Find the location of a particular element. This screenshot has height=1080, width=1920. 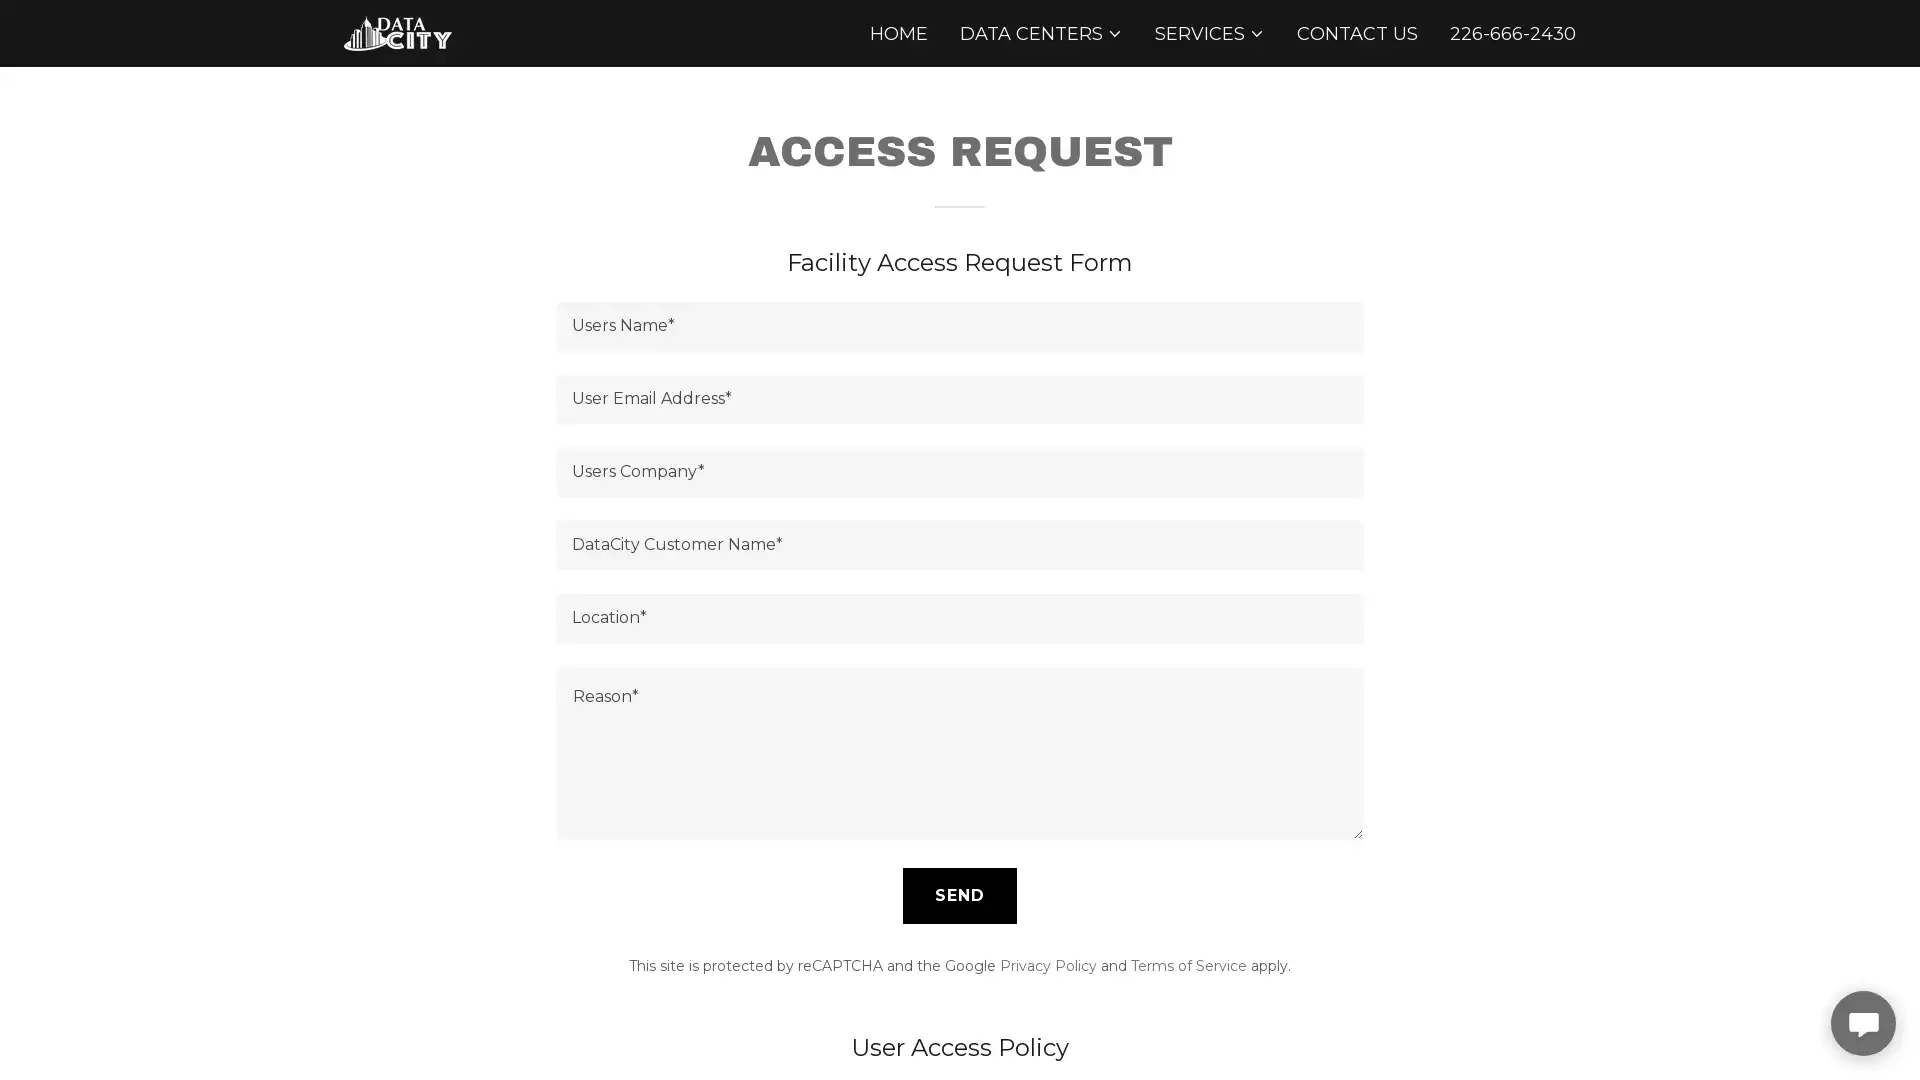

SEND is located at coordinates (958, 893).